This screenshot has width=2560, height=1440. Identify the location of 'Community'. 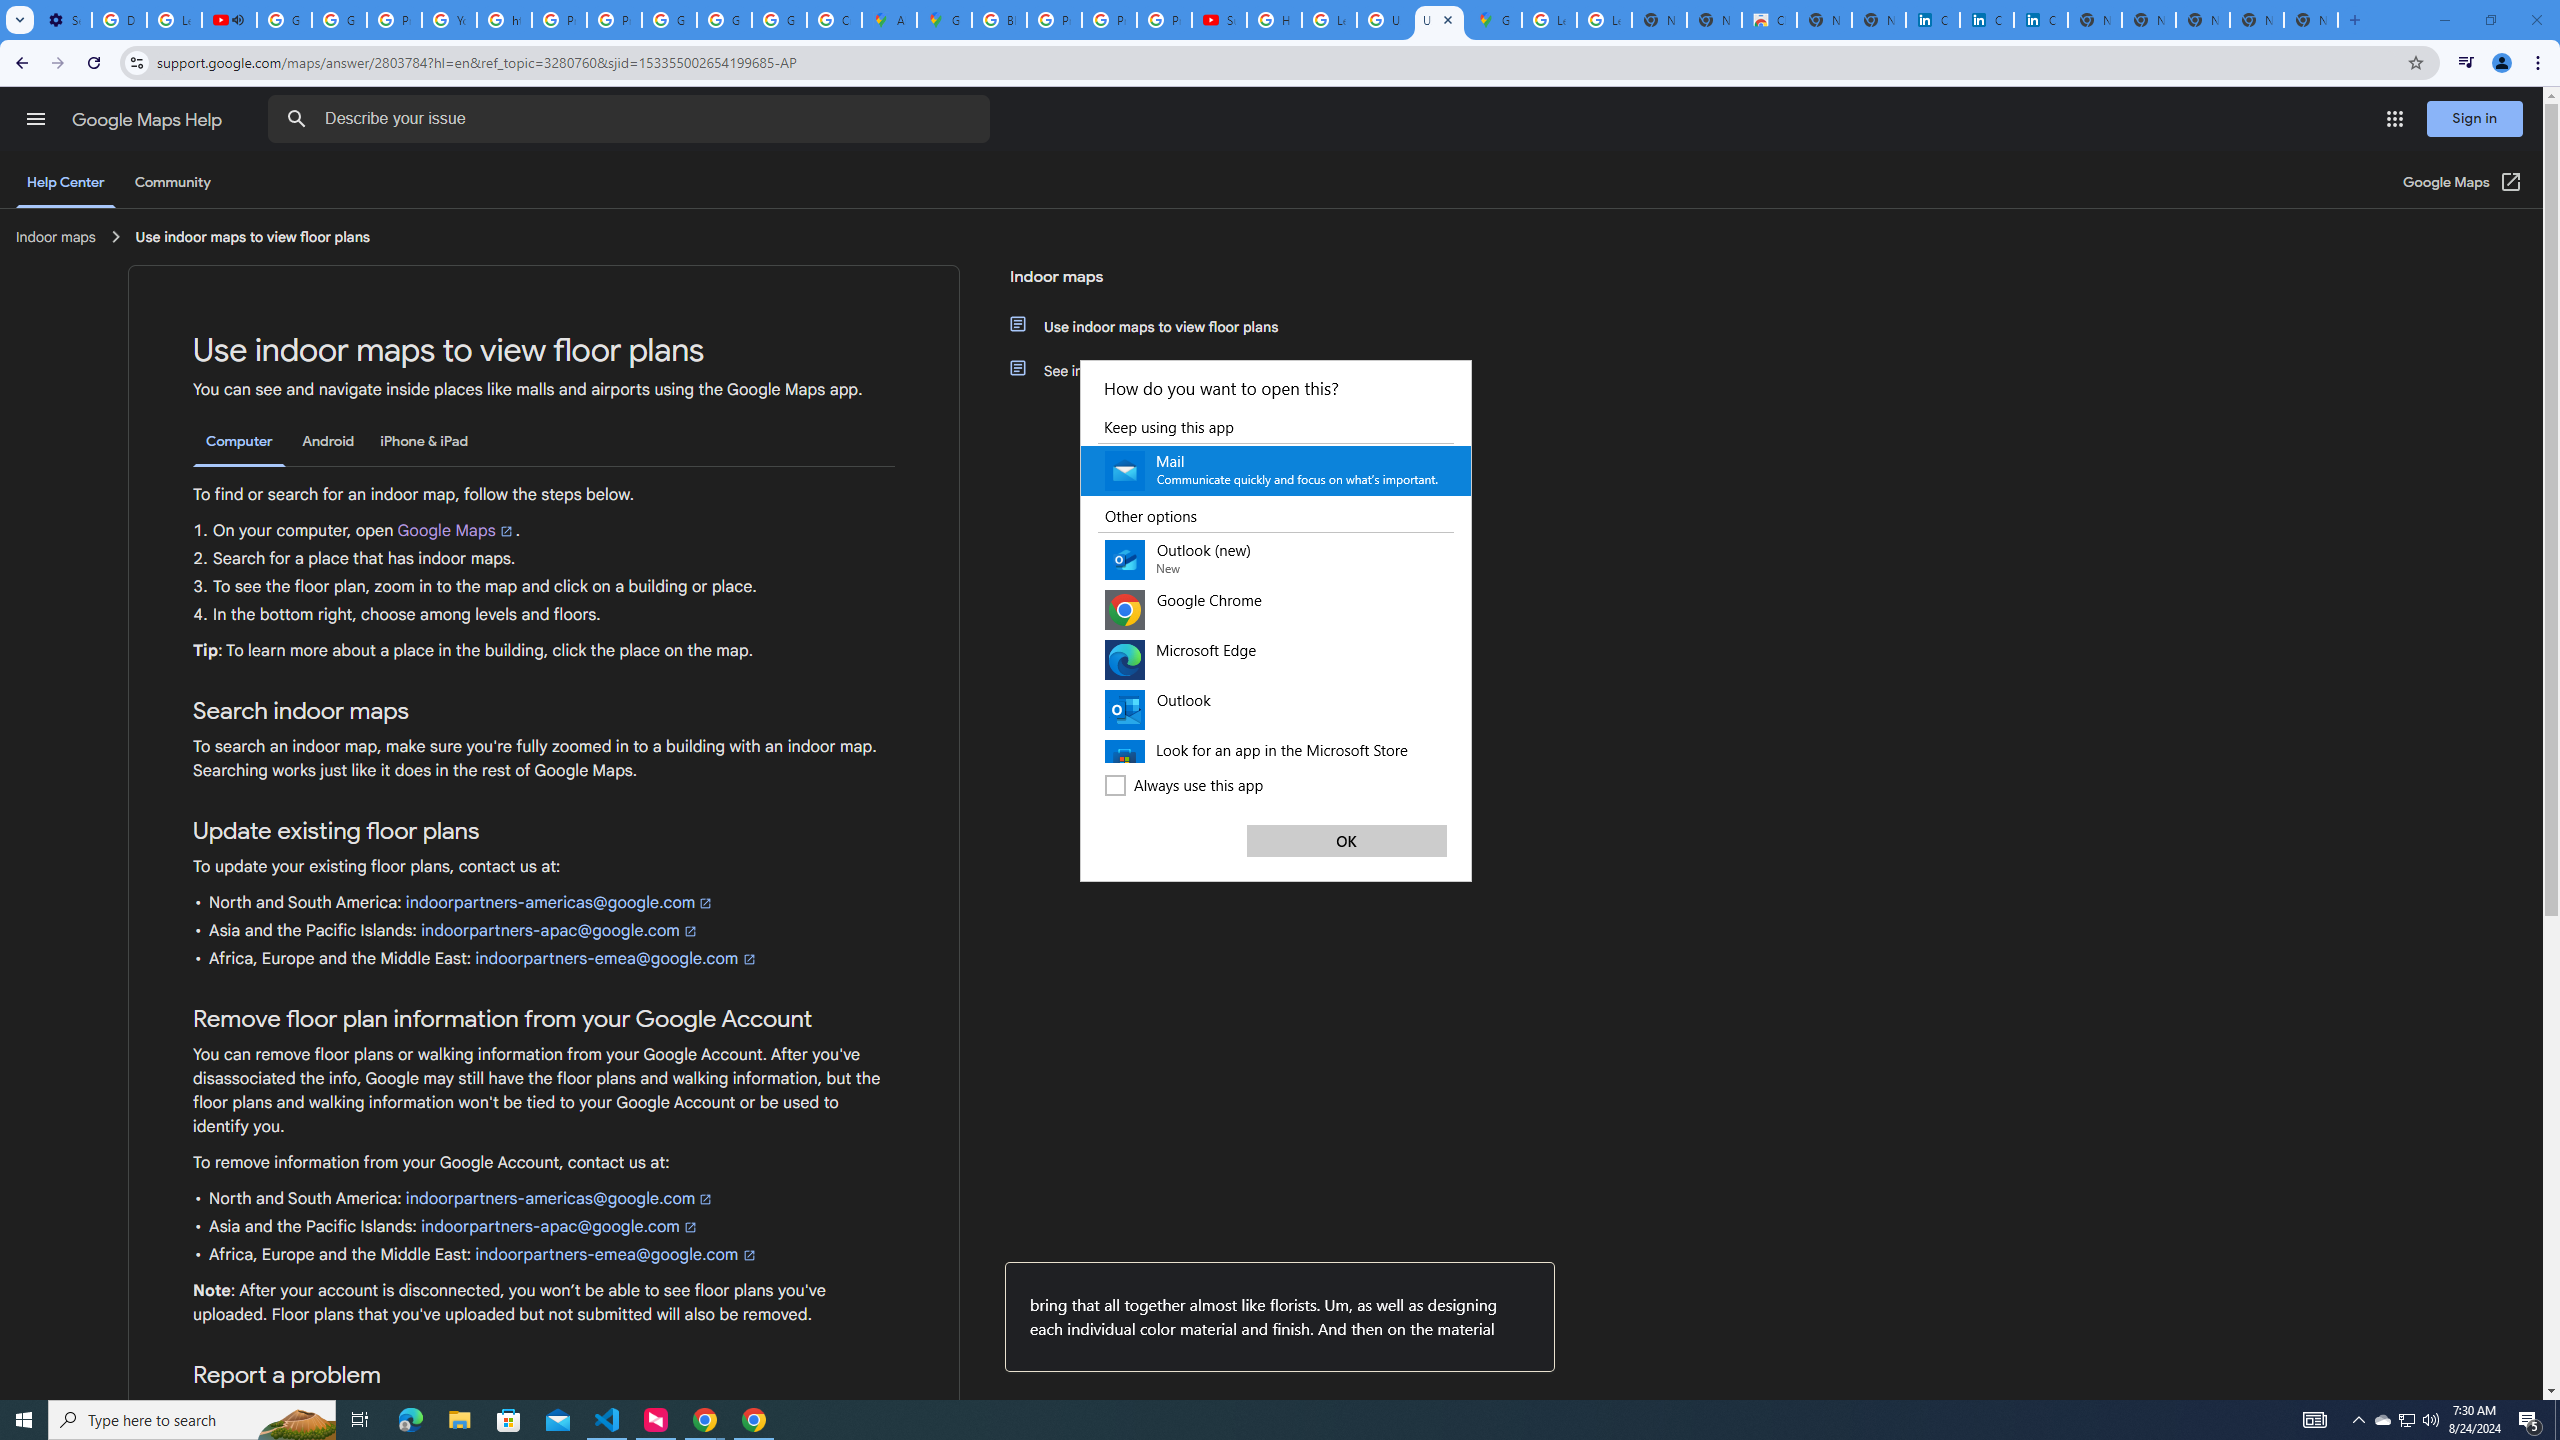
(171, 181).